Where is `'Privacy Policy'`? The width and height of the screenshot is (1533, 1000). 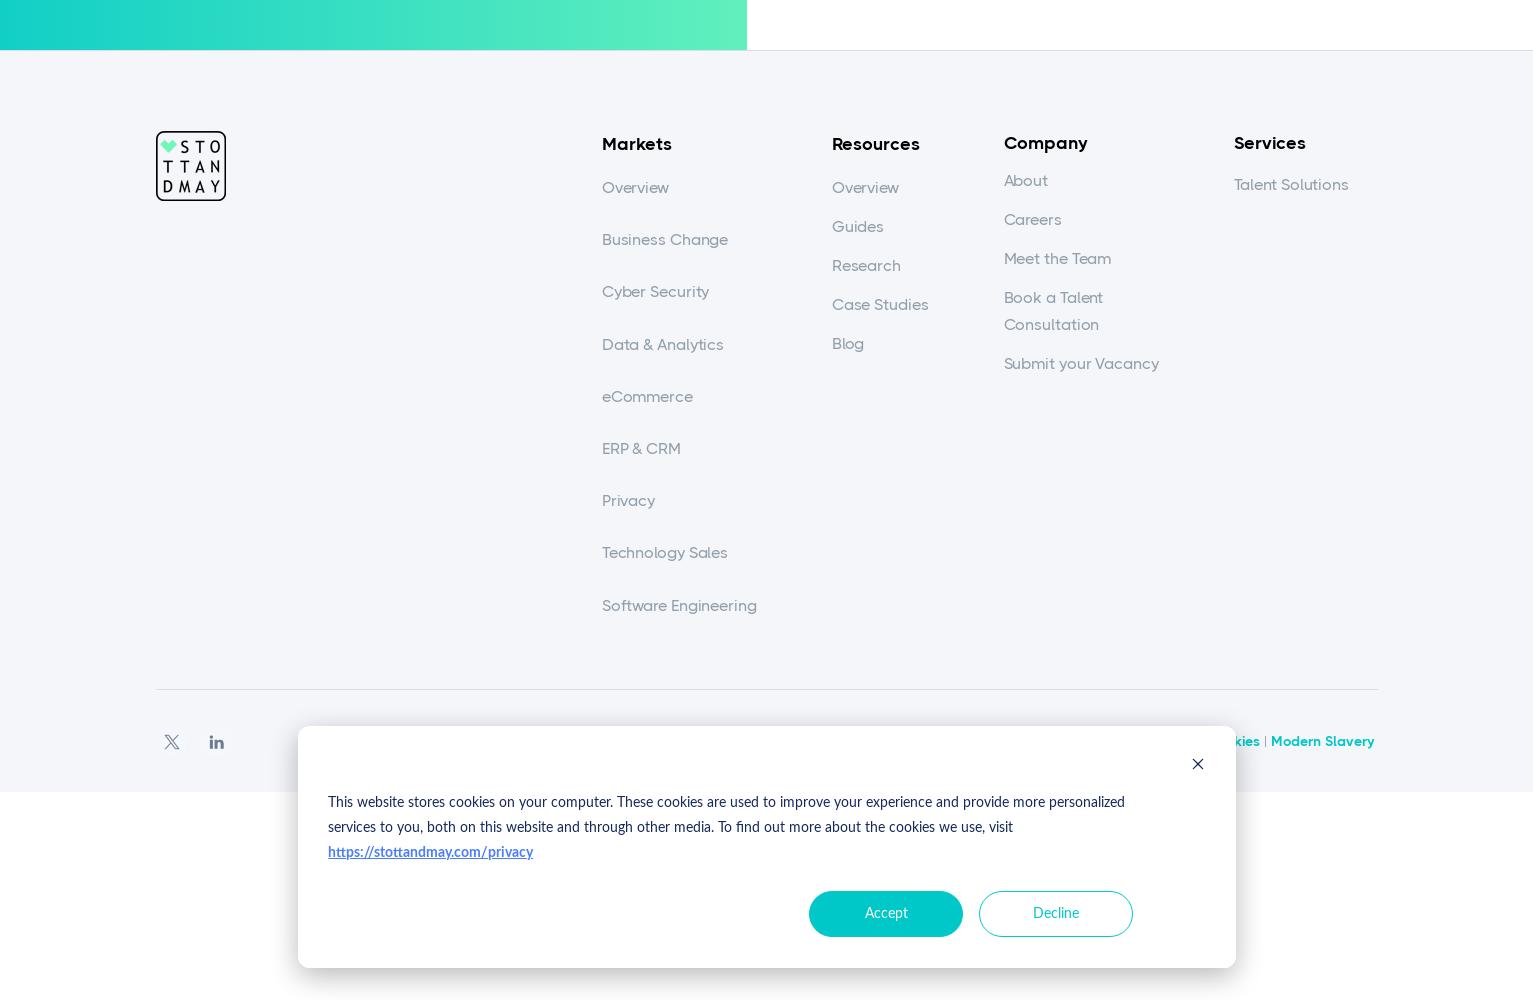
'Privacy Policy' is located at coordinates (1151, 739).